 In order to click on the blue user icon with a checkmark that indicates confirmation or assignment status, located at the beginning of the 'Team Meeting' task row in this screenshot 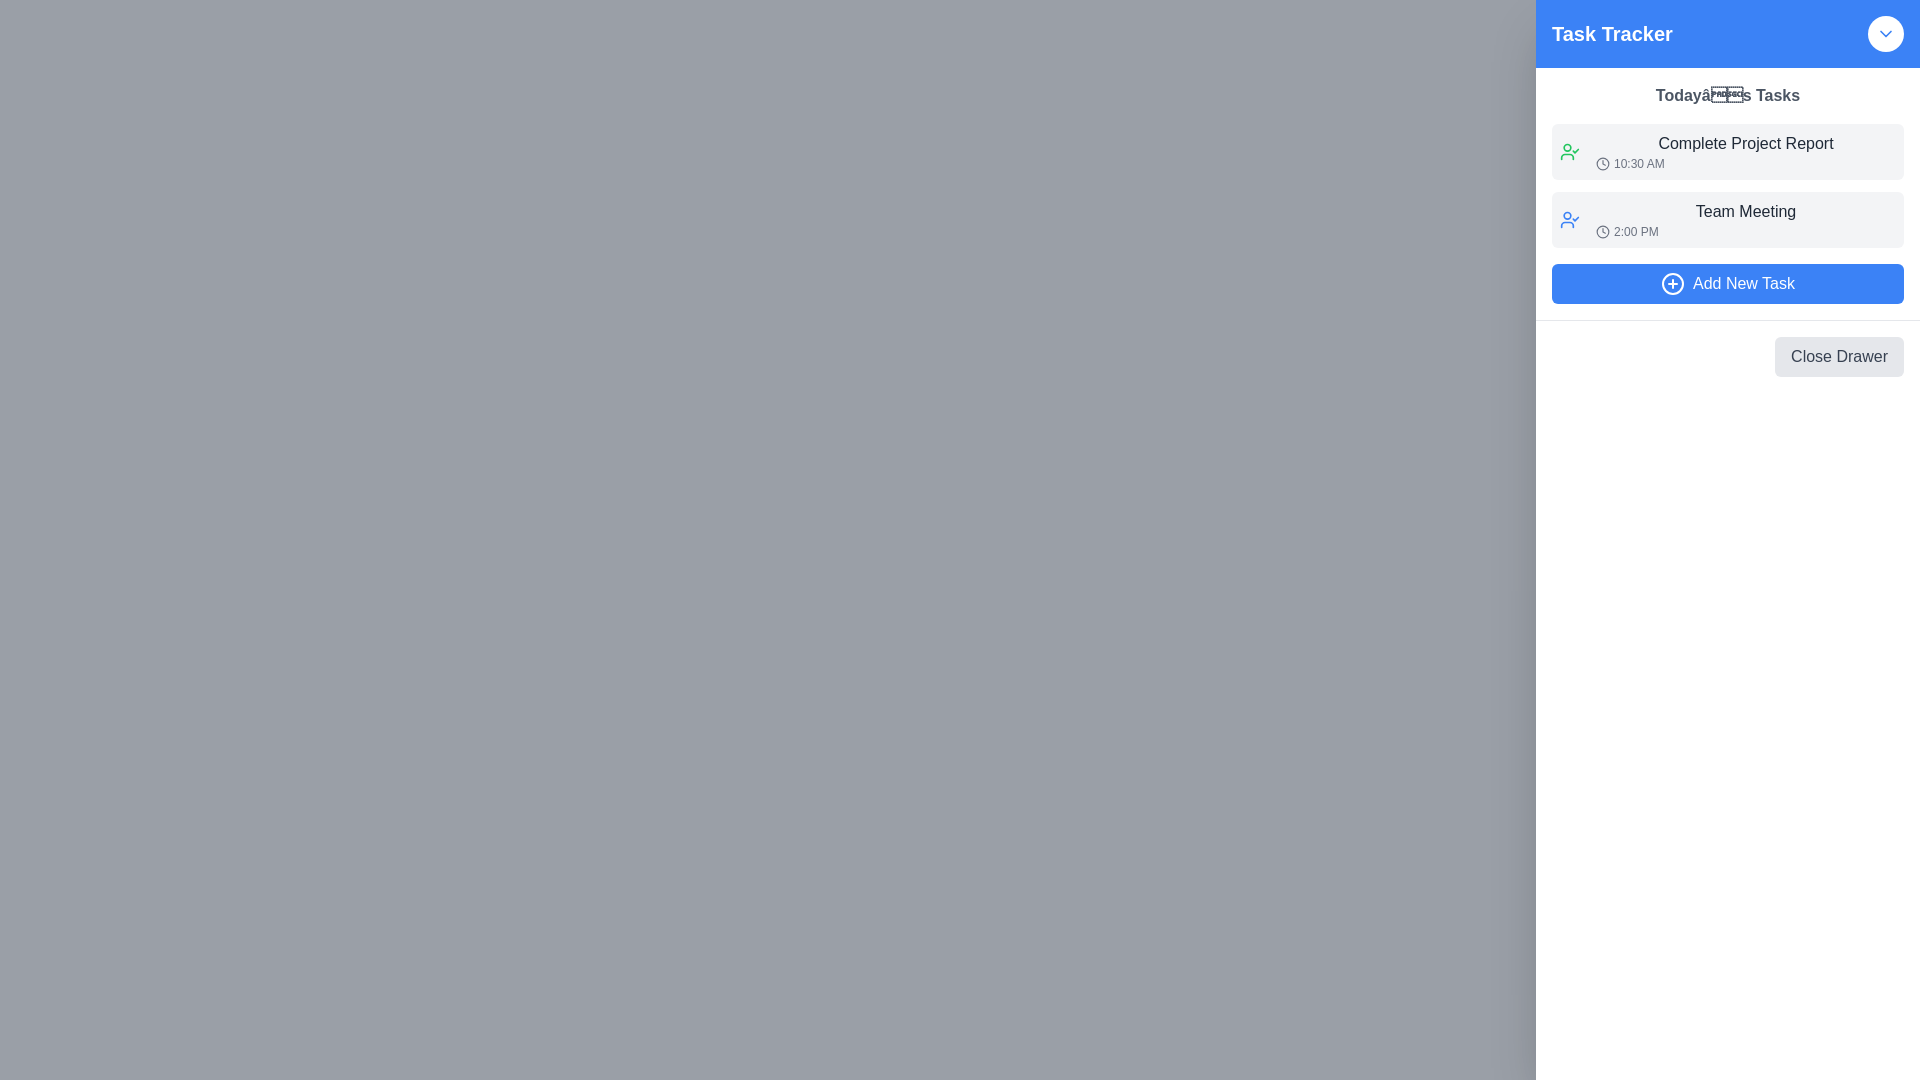, I will do `click(1568, 219)`.